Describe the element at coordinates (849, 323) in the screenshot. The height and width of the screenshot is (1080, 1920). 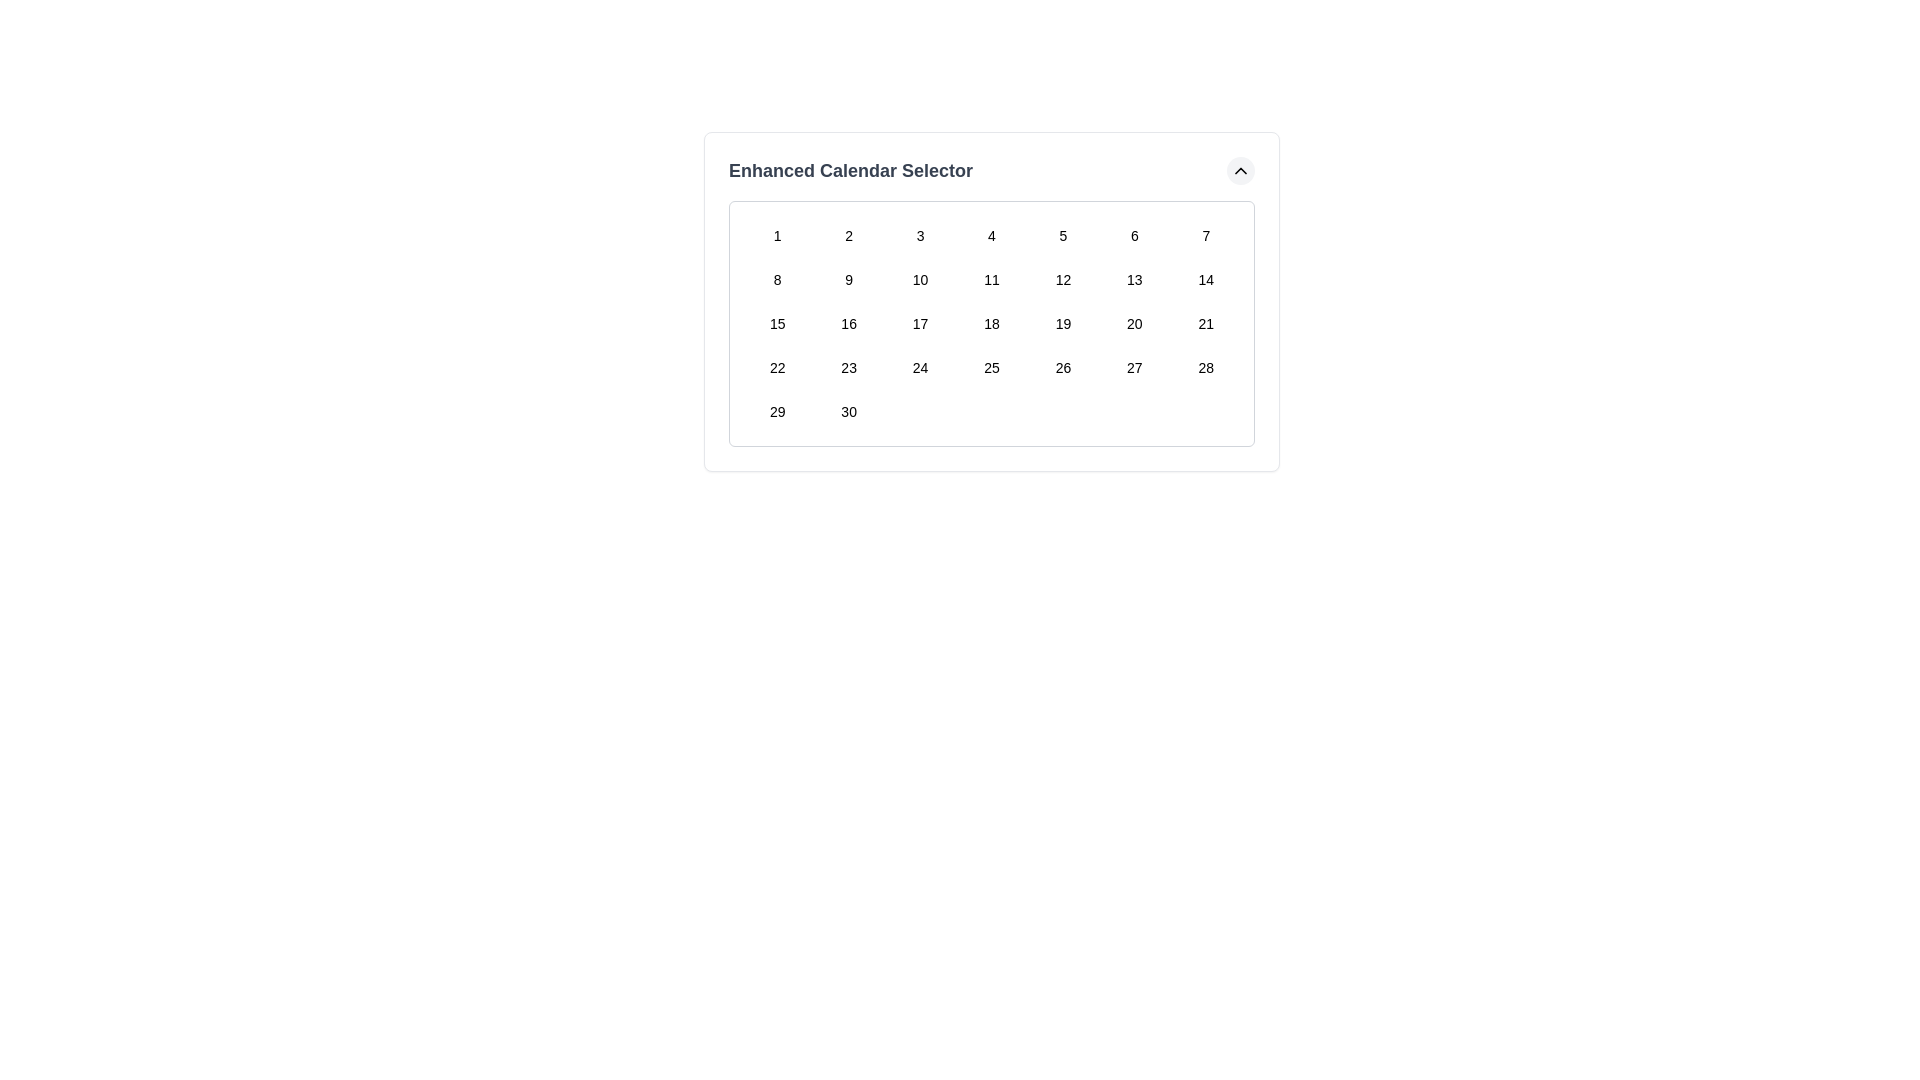
I see `the button representing the day '16' in the calendar, located in the fourth row, second cell from the left, to trigger hover effects` at that location.